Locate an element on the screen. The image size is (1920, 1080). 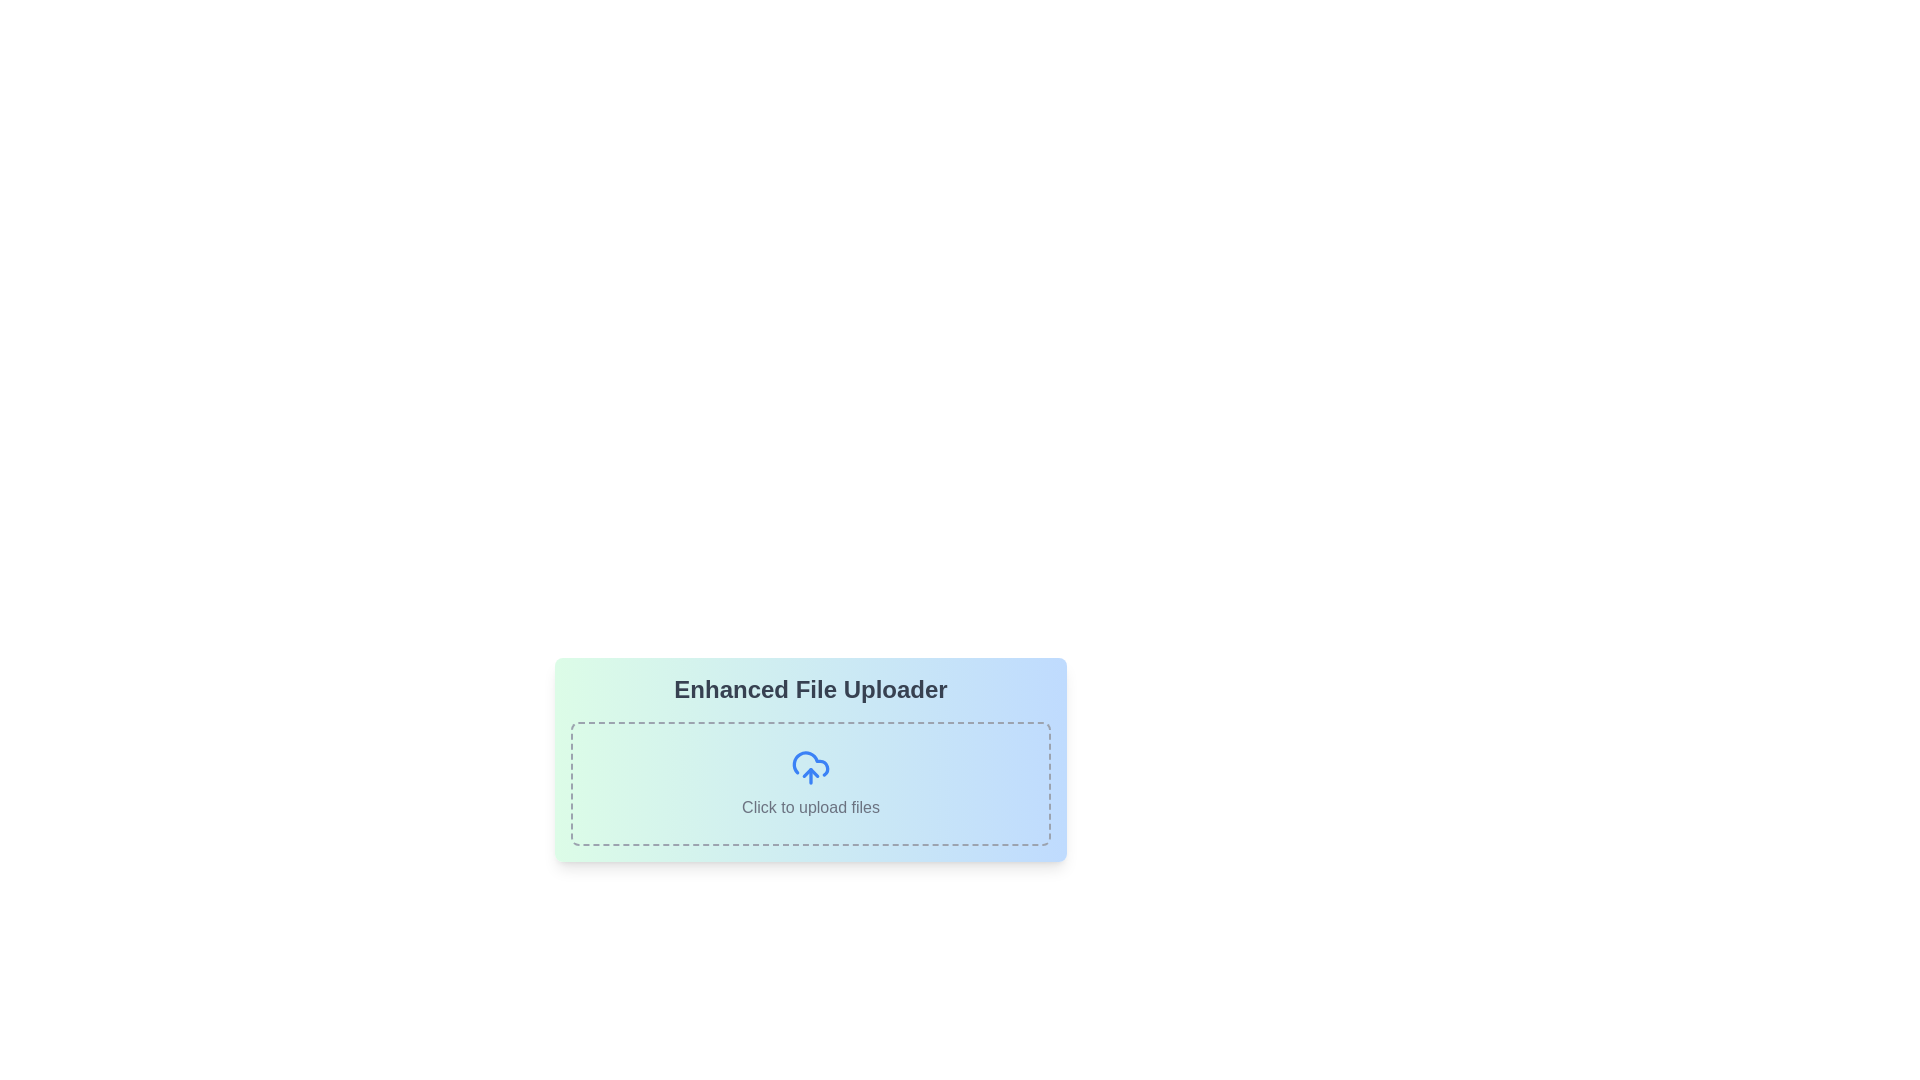
the static text label reading 'Click to upload files', which is styled in light gray and positioned below the blue upload cloud icon in the Enhanced File Uploader interface is located at coordinates (811, 806).